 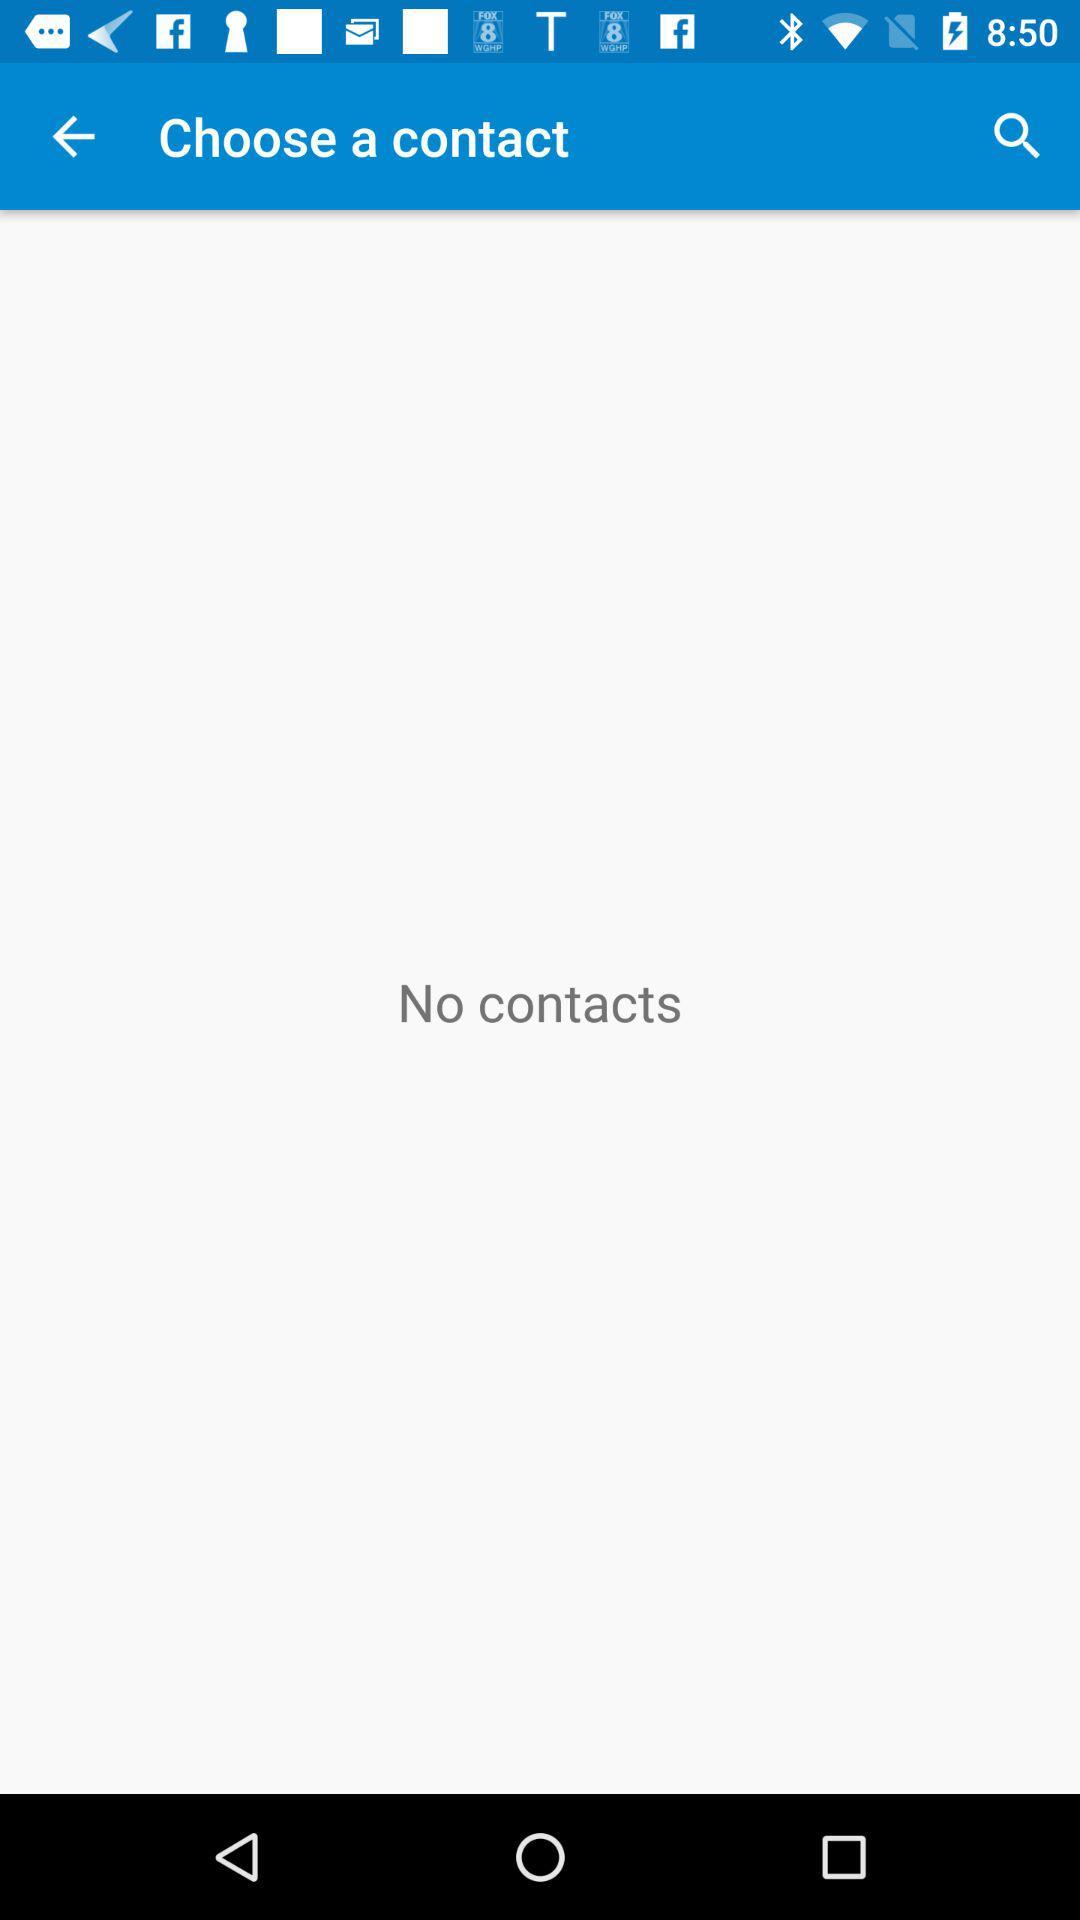 I want to click on icon next to choose a contact icon, so click(x=1017, y=135).